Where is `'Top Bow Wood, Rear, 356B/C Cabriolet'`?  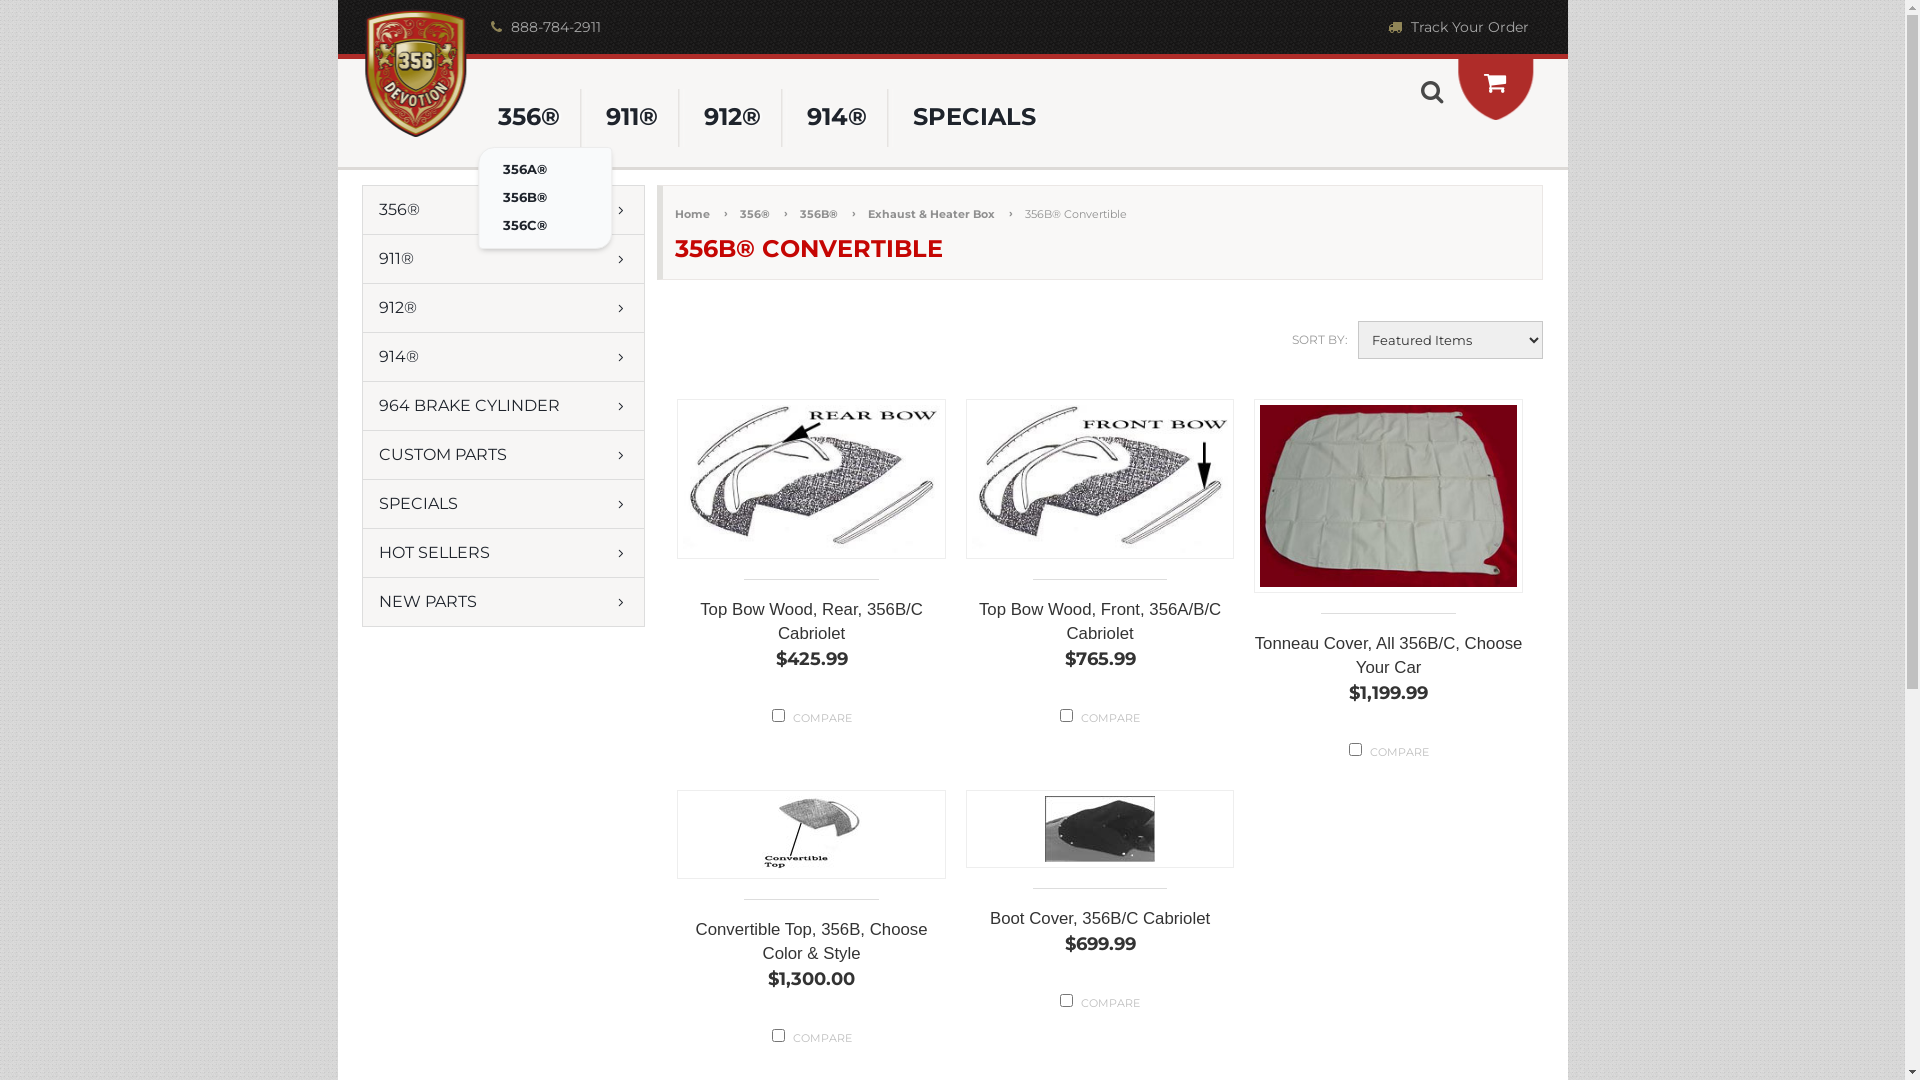 'Top Bow Wood, Rear, 356B/C Cabriolet' is located at coordinates (811, 611).